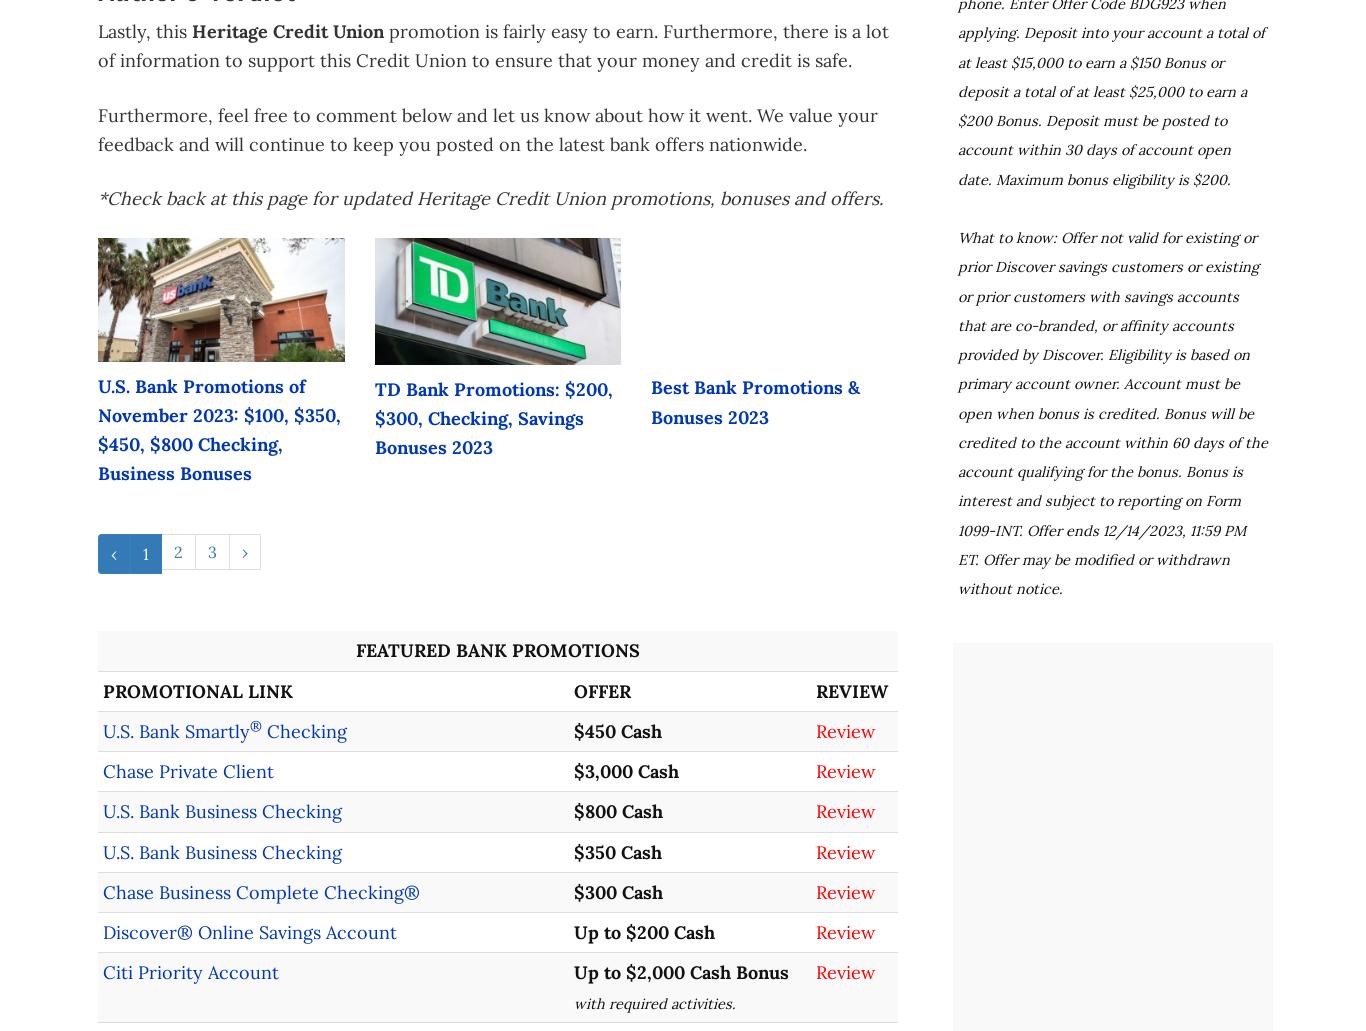  I want to click on 'What to know: Offer not valid for existing or prior Discover savings customers or existing or prior customers with savings accounts that are co-branded, or affinity accounts provided by Discover. Eligibility is based on primary account owner. Account must be open when bonus is credited. Bonus will be credited to the account within 60 days of the account qualifying for the bonus. Bonus is interest and subject to reporting on Form 1099-INT. Offer ends 12/14/2023, 11:59 PM ET. Offer may be modified or withdrawn without notice.', so click(1112, 413).